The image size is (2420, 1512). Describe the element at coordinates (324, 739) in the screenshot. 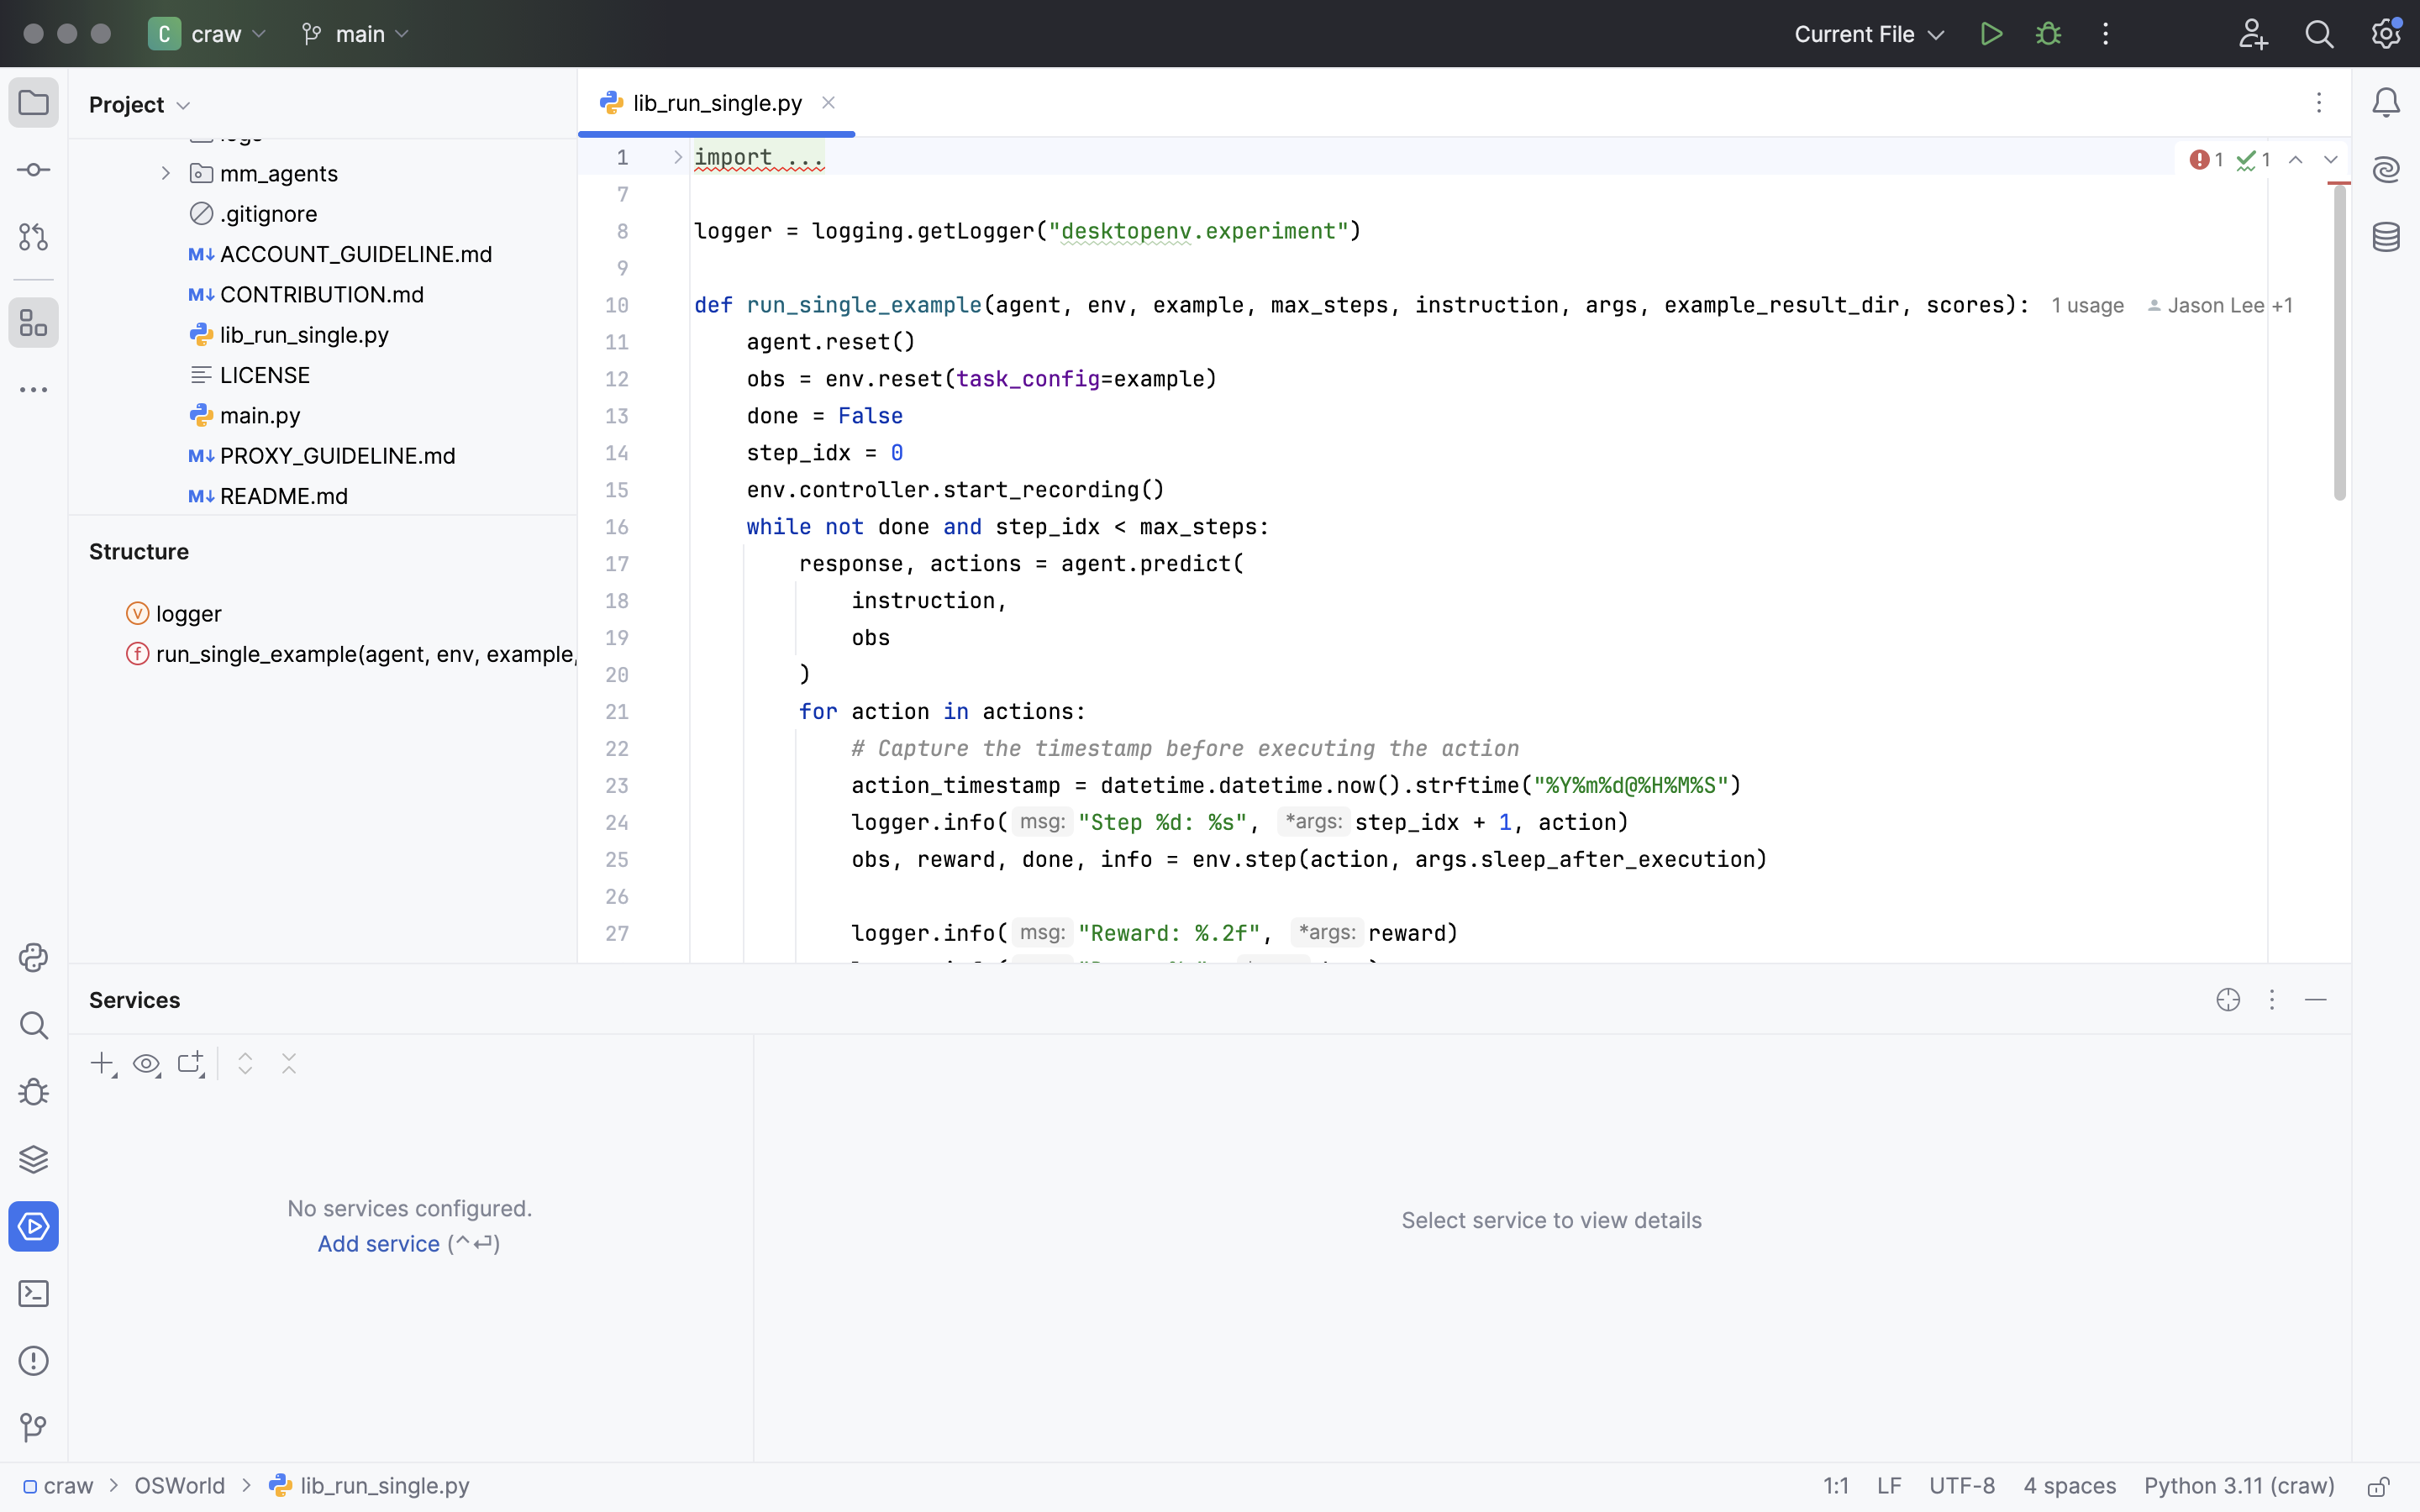

I see `'0 0 Structure 0 0 0 0 0 0 0 0 0 0 0'` at that location.